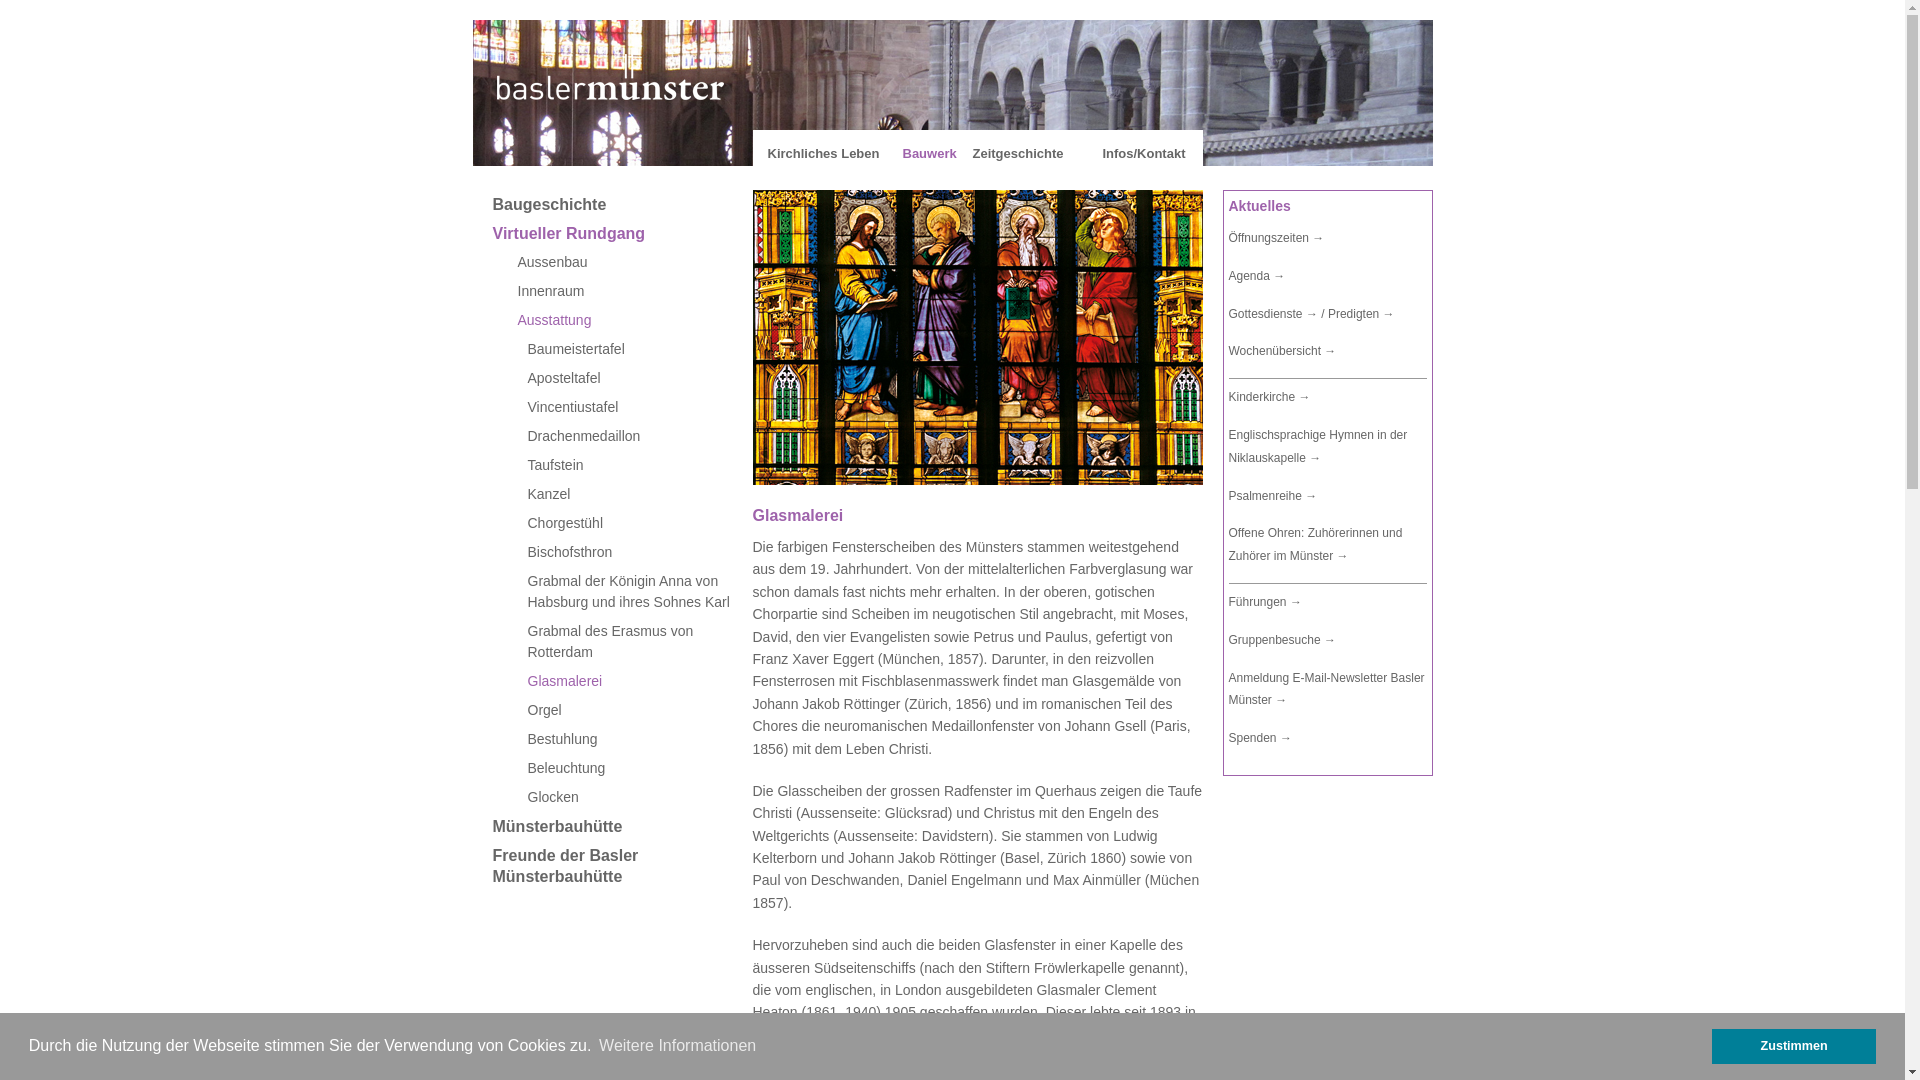  Describe the element at coordinates (626, 261) in the screenshot. I see `'Aussenbau'` at that location.